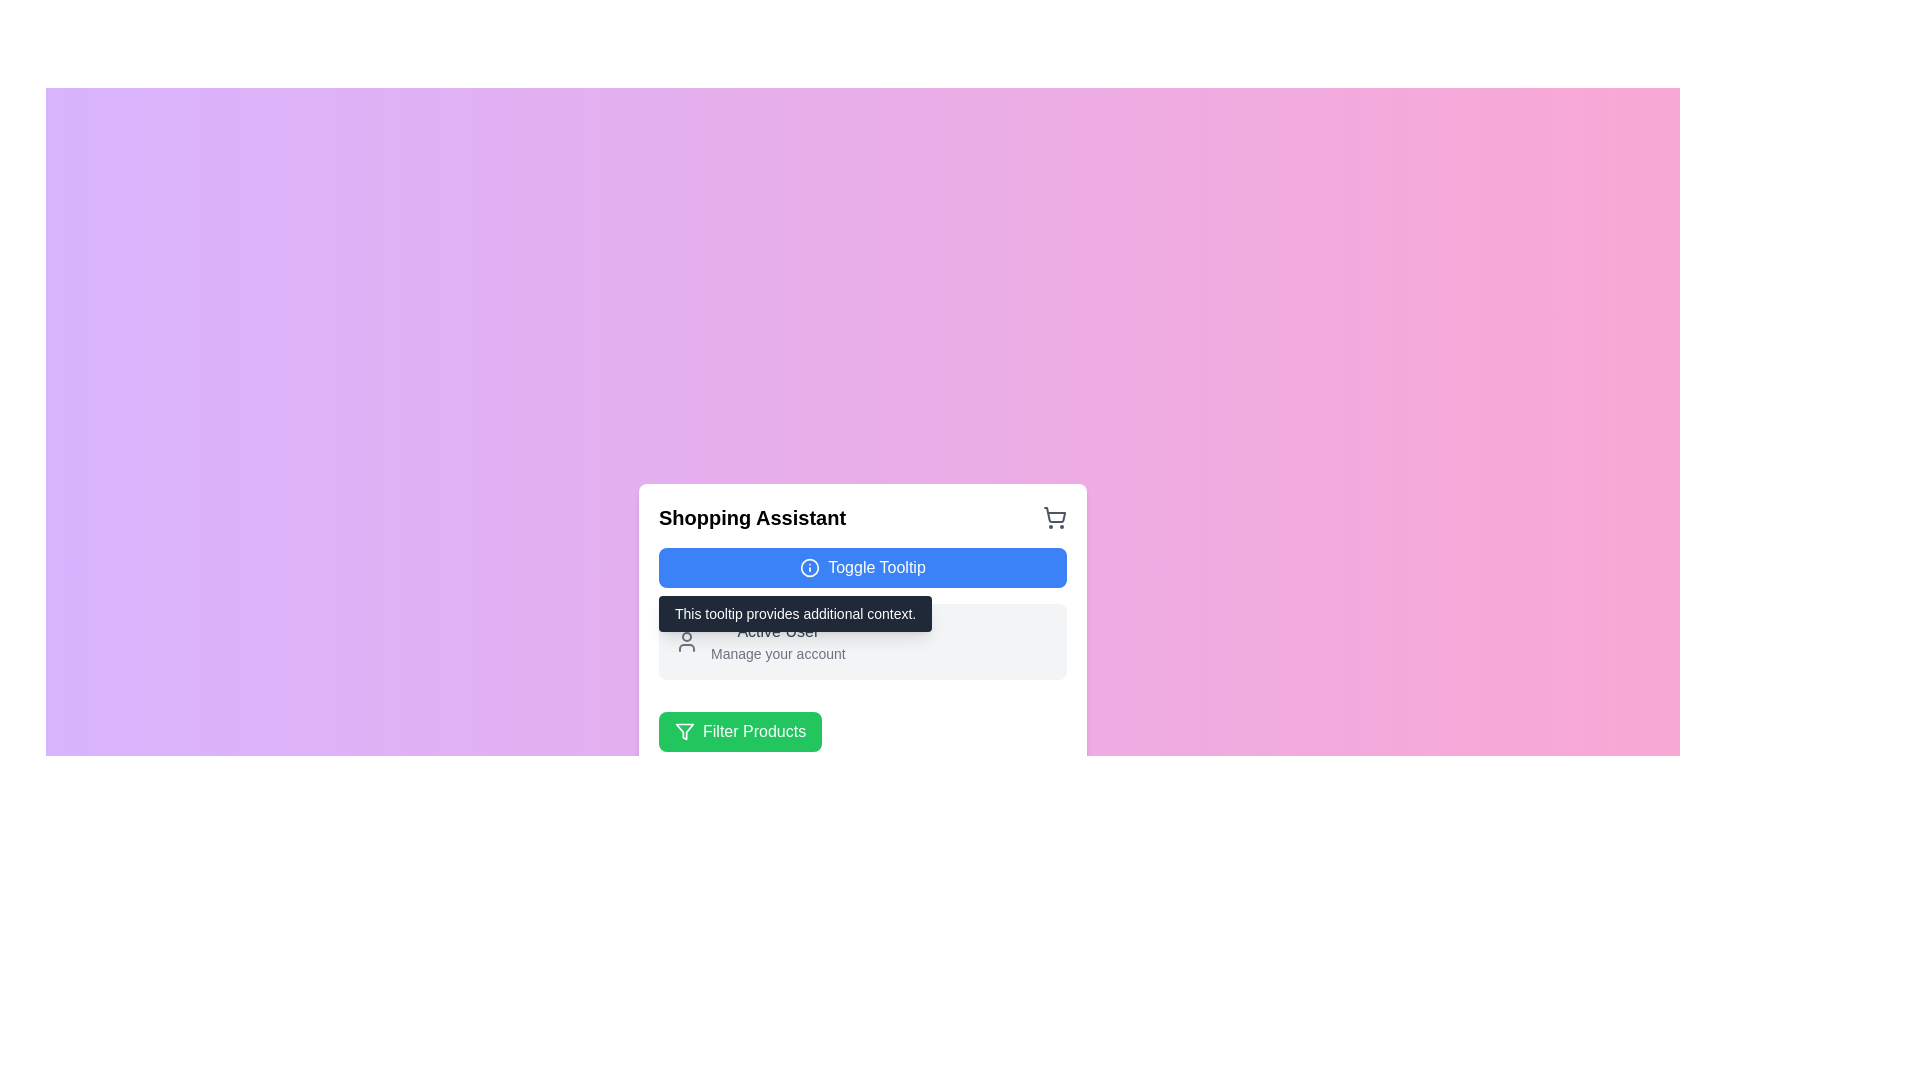 The height and width of the screenshot is (1080, 1920). I want to click on the user-related information icon located to the left of the 'Active User' section with the subtitle 'Manage your account.', so click(686, 641).